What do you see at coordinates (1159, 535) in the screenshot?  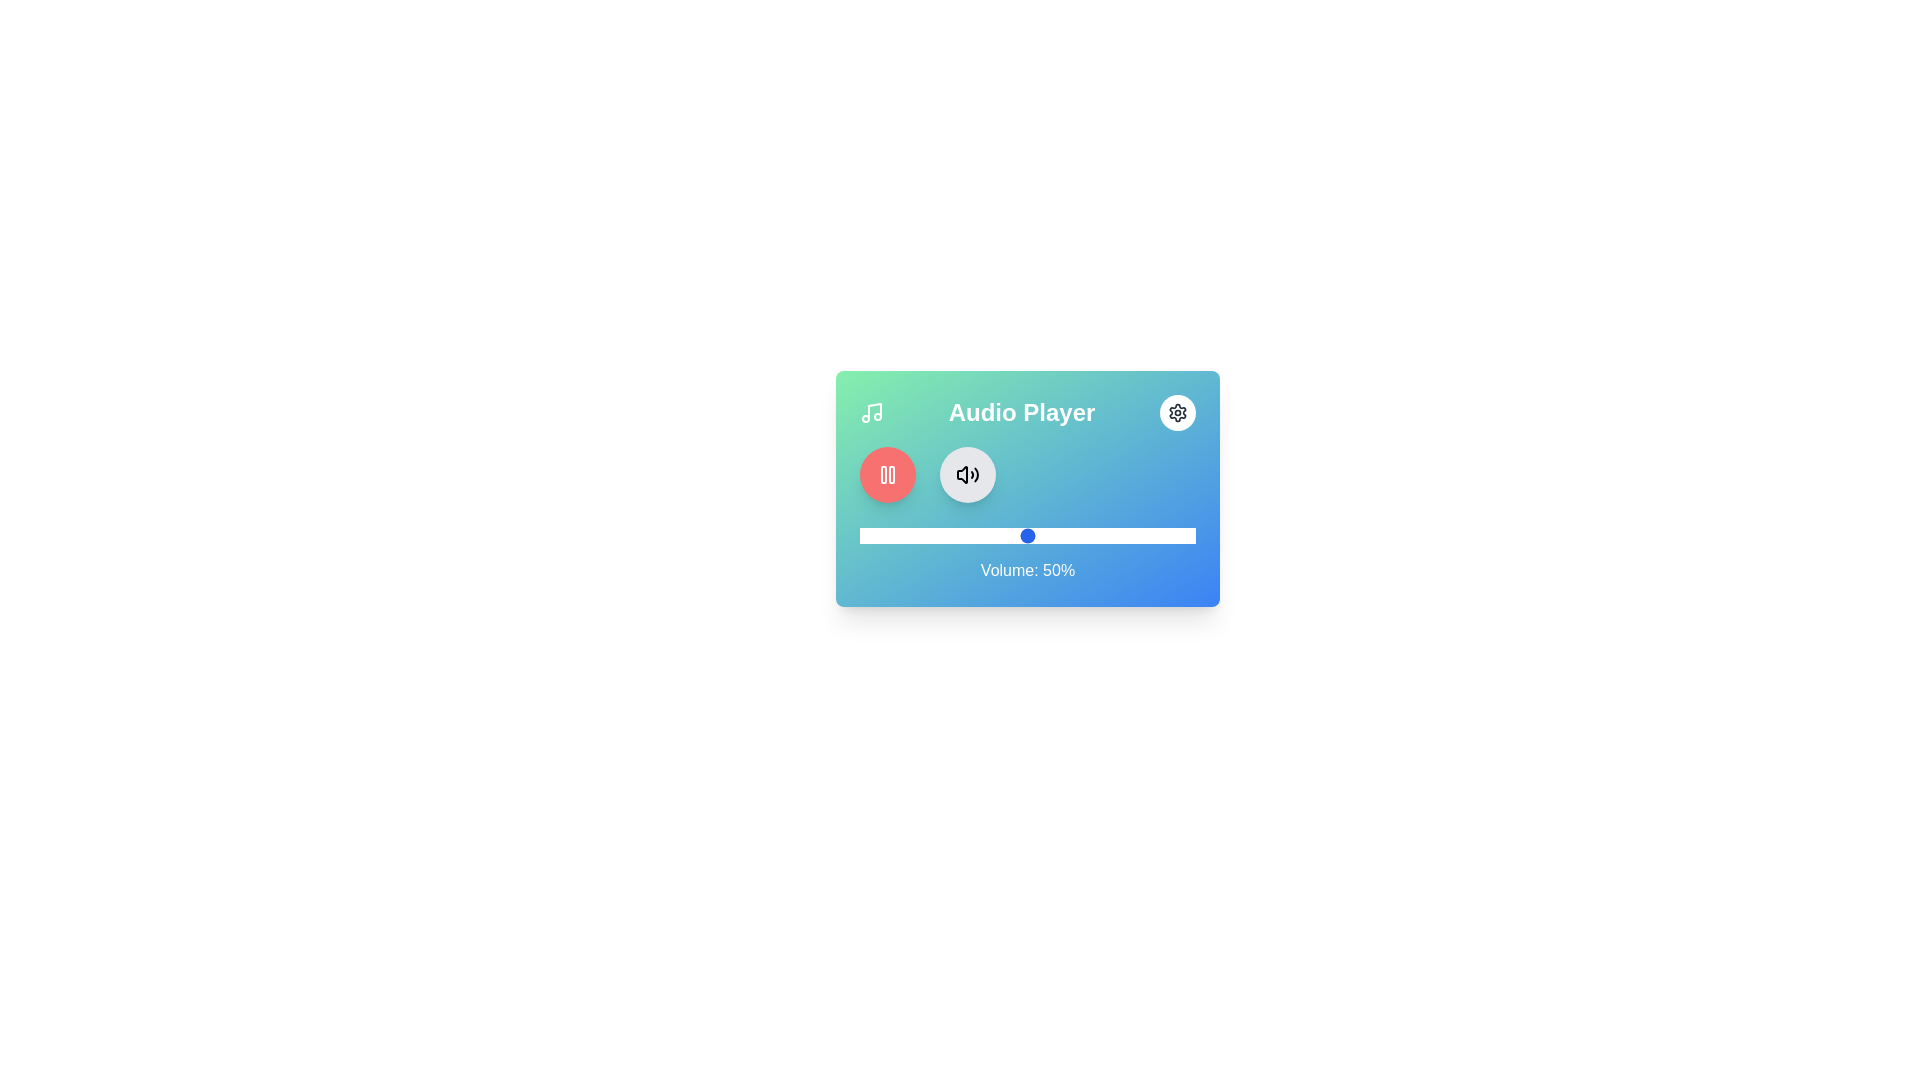 I see `the slider value` at bounding box center [1159, 535].